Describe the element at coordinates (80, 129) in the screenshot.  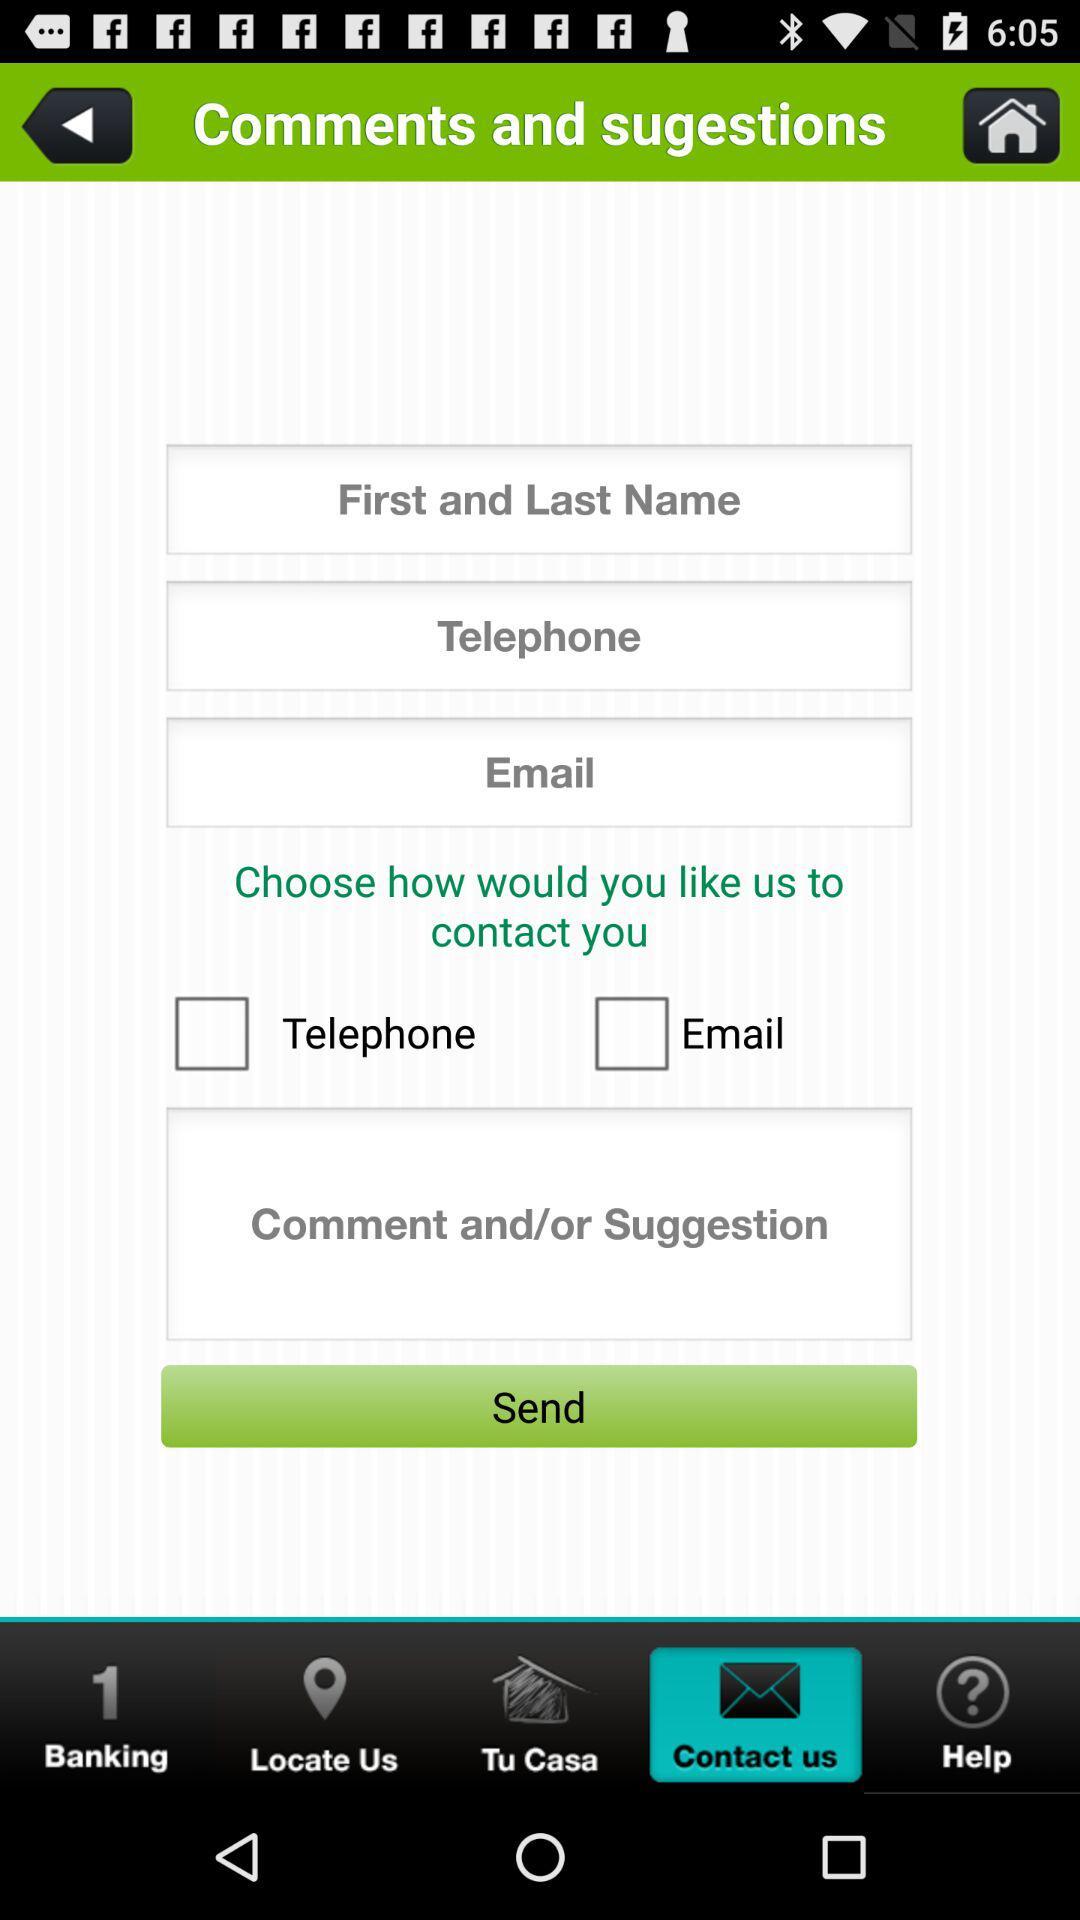
I see `the arrow_backward icon` at that location.